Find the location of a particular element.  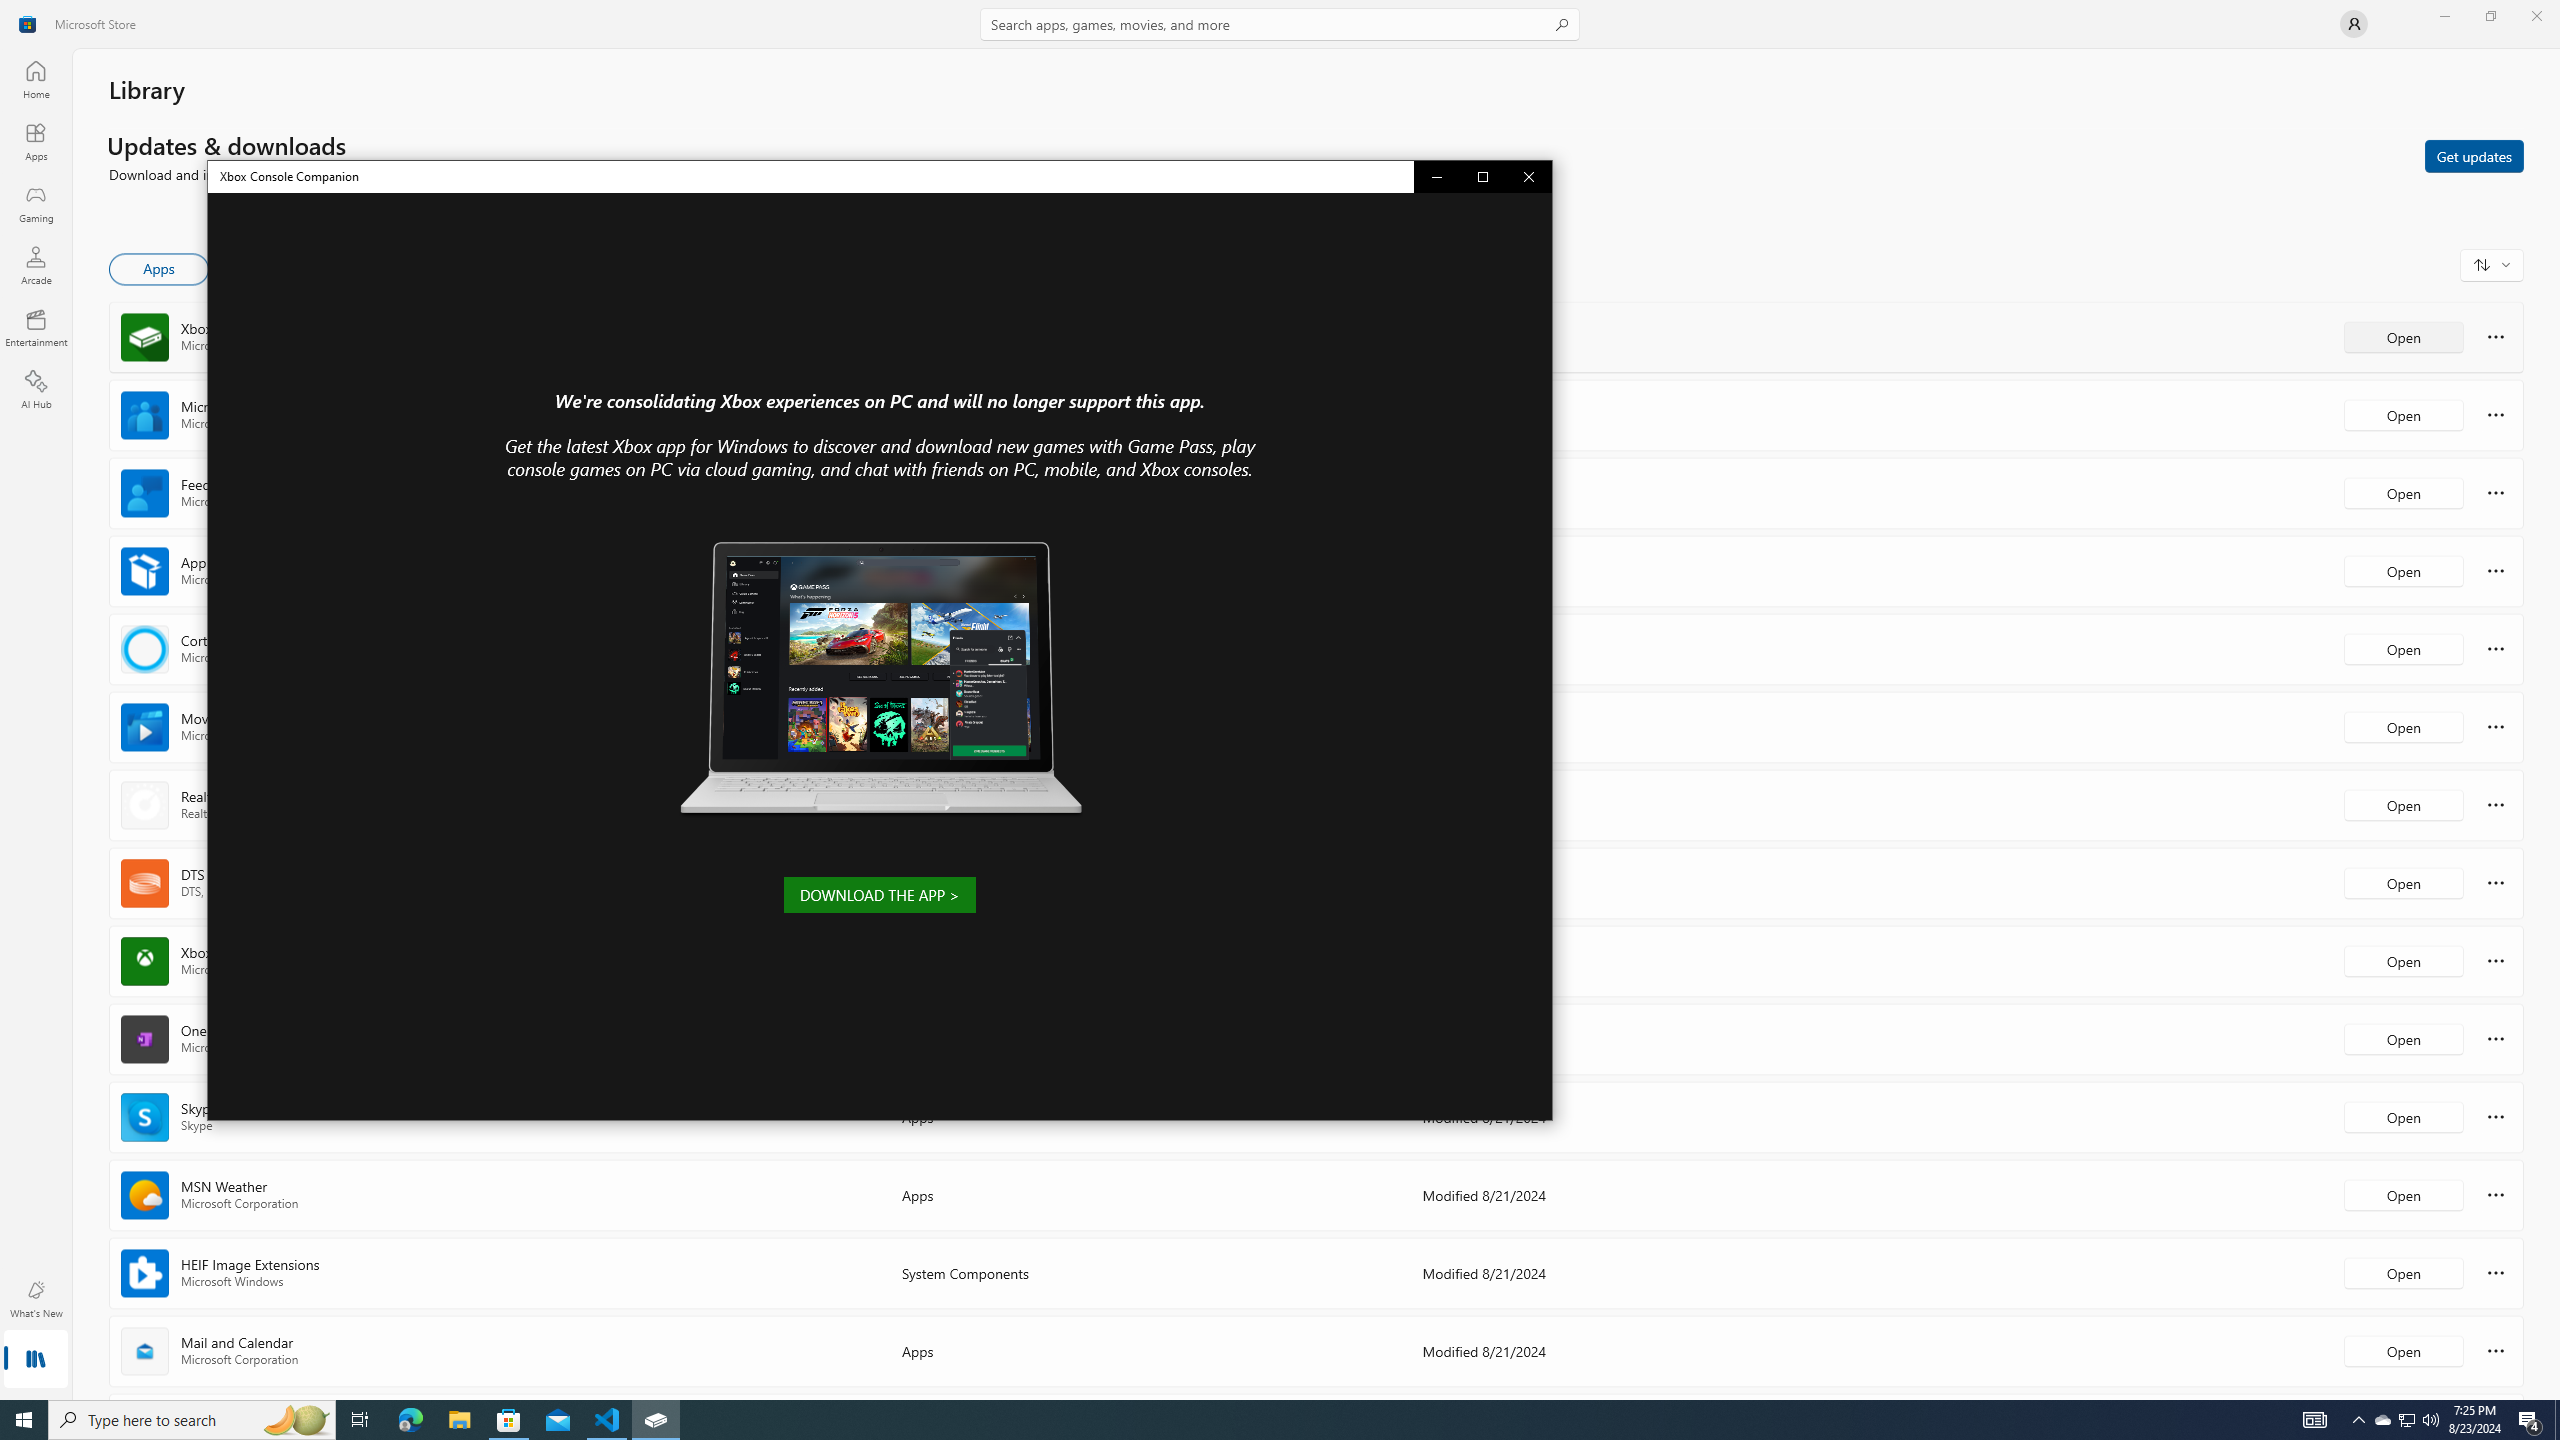

'Notification Chevron' is located at coordinates (2382, 1418).